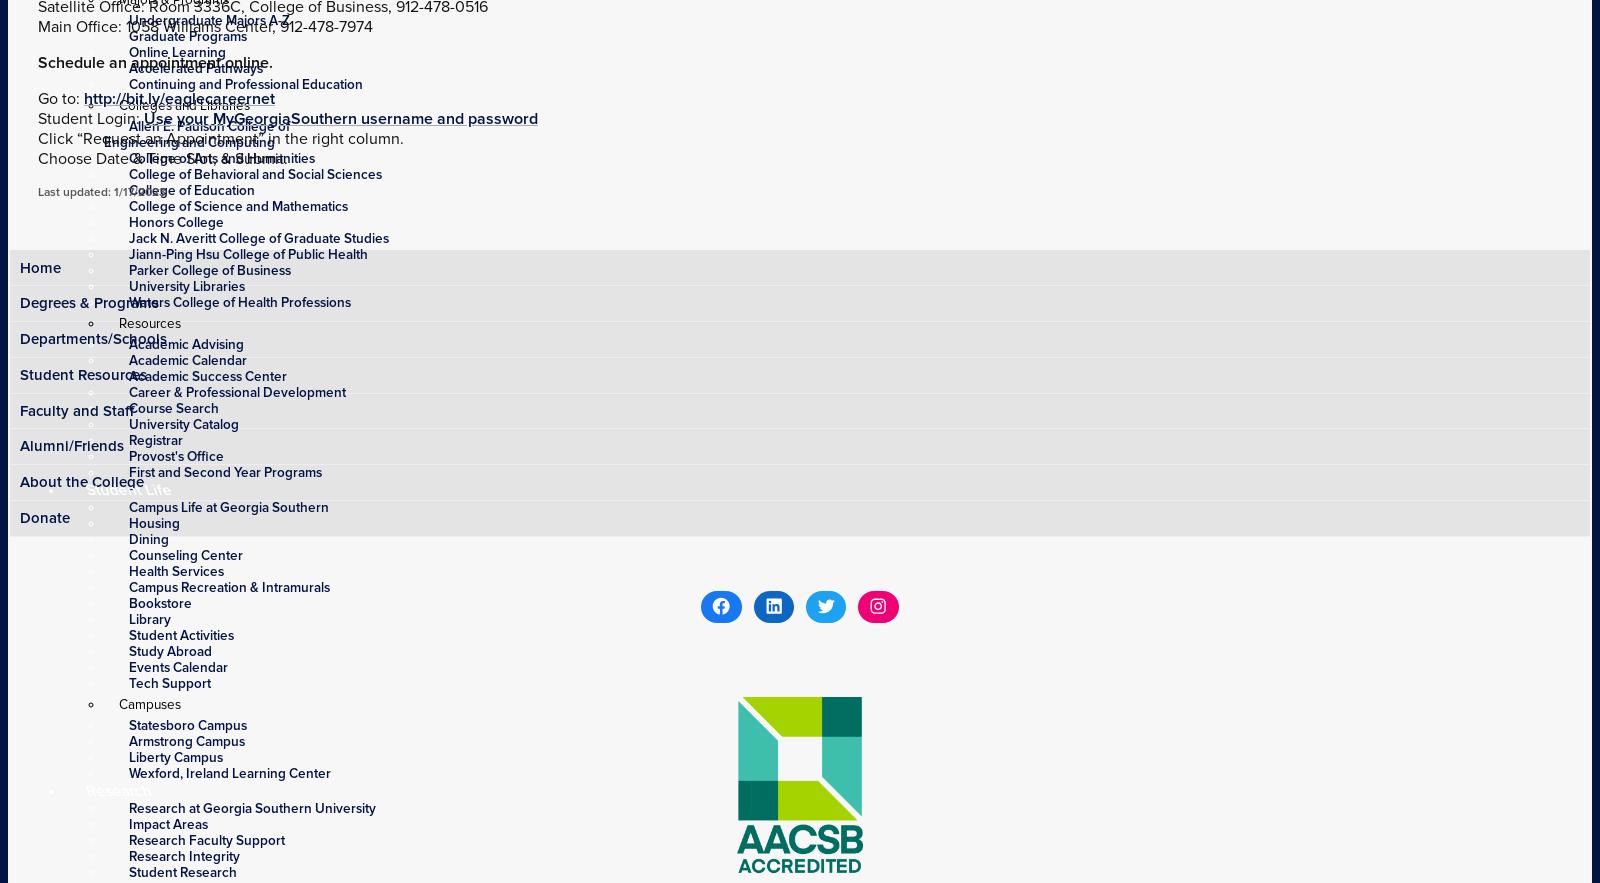  Describe the element at coordinates (149, 322) in the screenshot. I see `'Resources'` at that location.